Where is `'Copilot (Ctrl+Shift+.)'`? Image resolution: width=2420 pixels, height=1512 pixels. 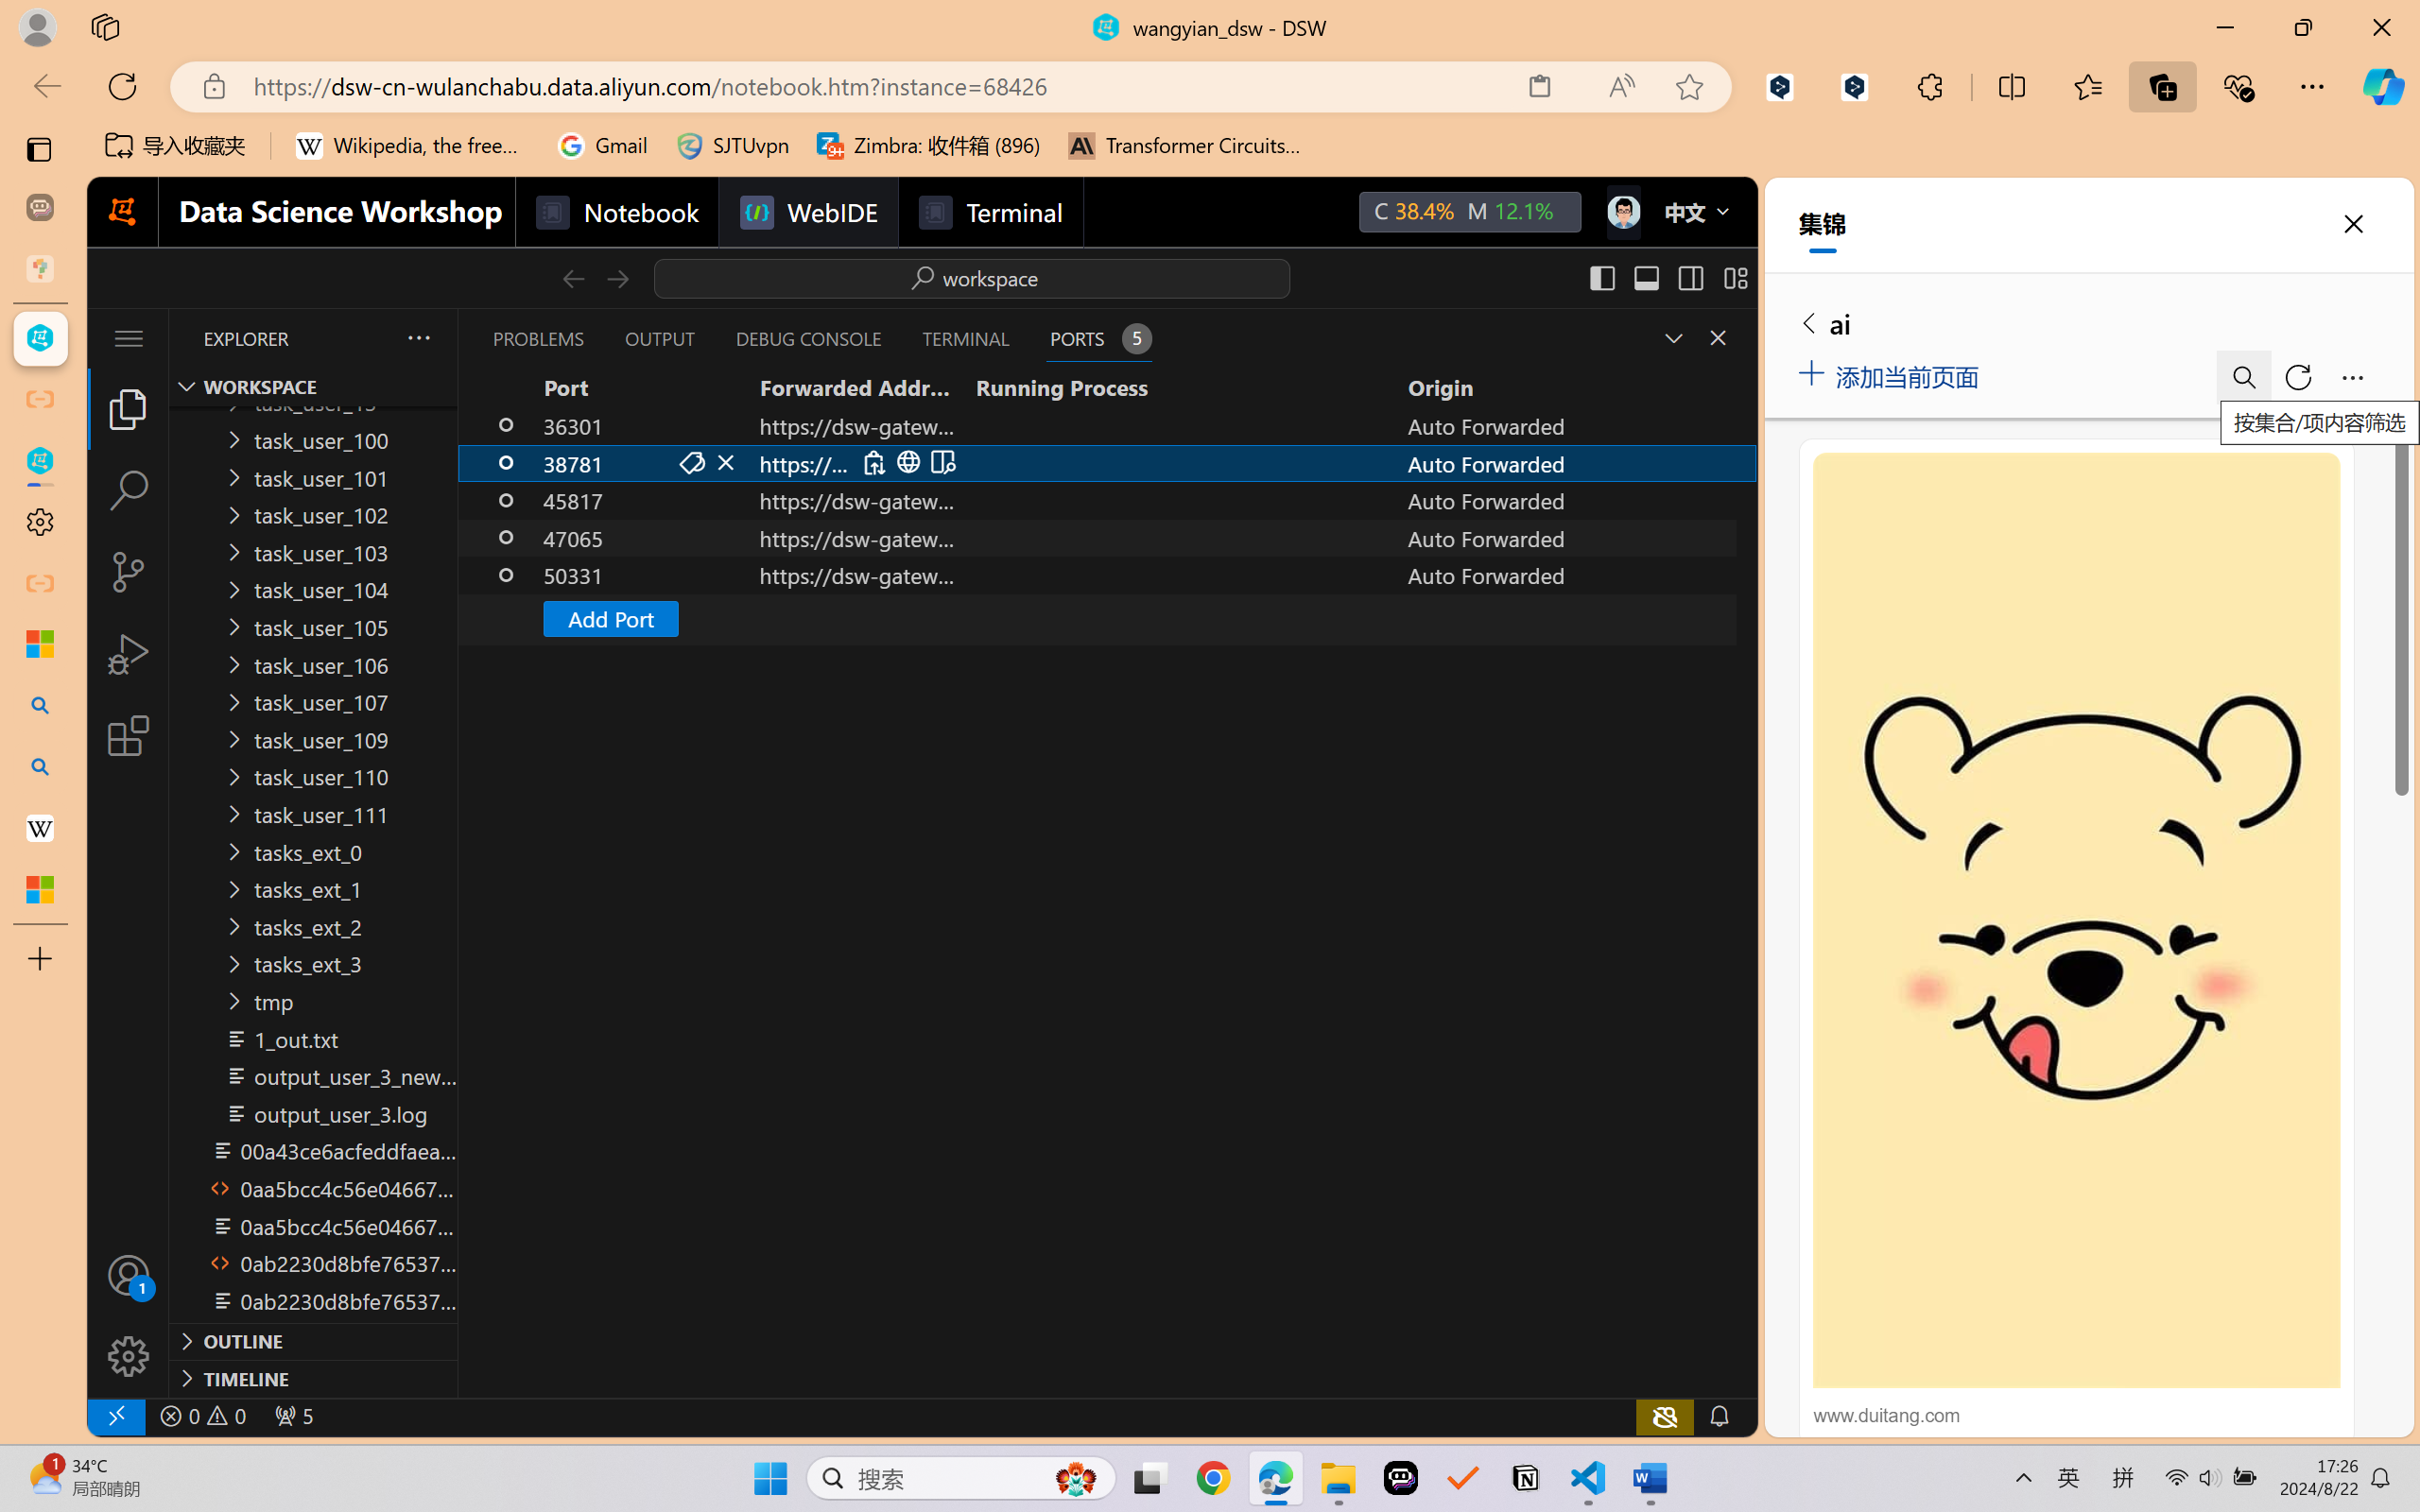 'Copilot (Ctrl+Shift+.)' is located at coordinates (2383, 86).